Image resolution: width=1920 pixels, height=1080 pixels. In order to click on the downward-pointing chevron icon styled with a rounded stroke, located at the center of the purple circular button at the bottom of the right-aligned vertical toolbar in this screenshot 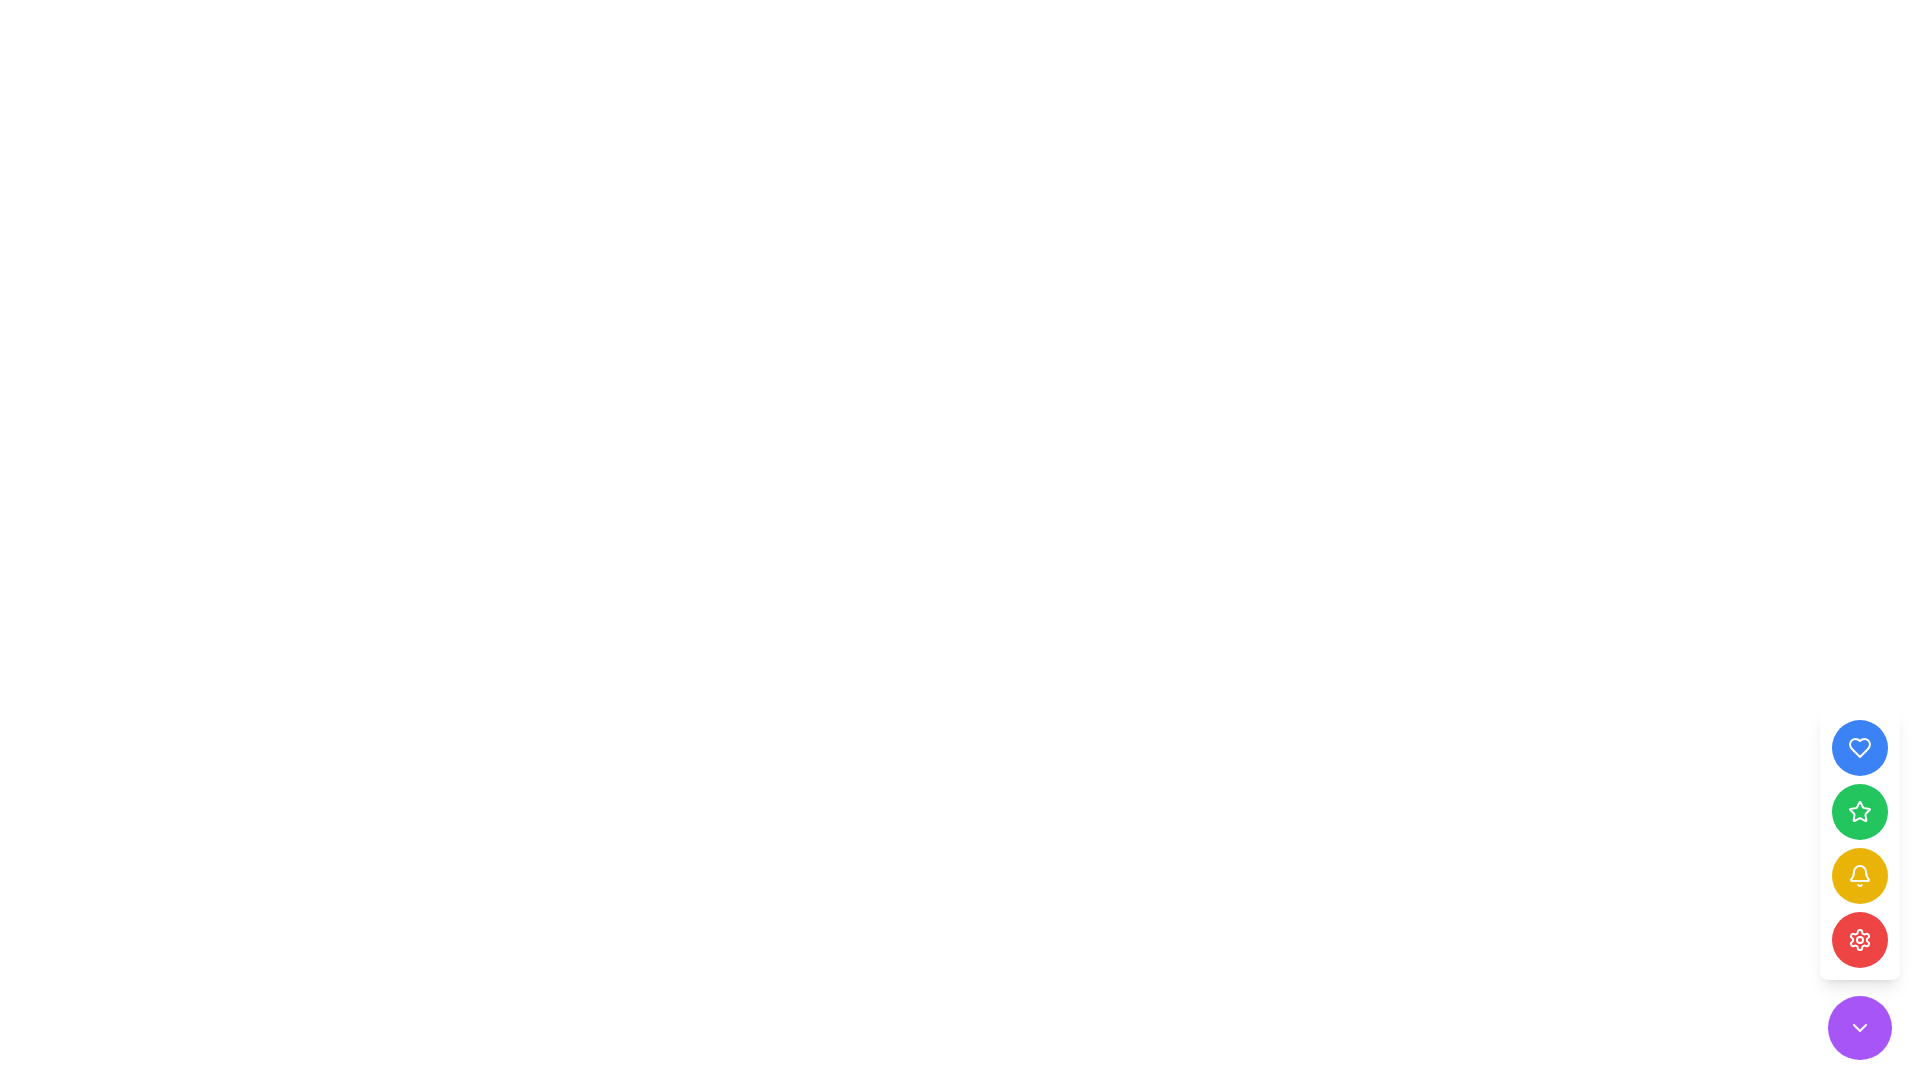, I will do `click(1859, 1028)`.